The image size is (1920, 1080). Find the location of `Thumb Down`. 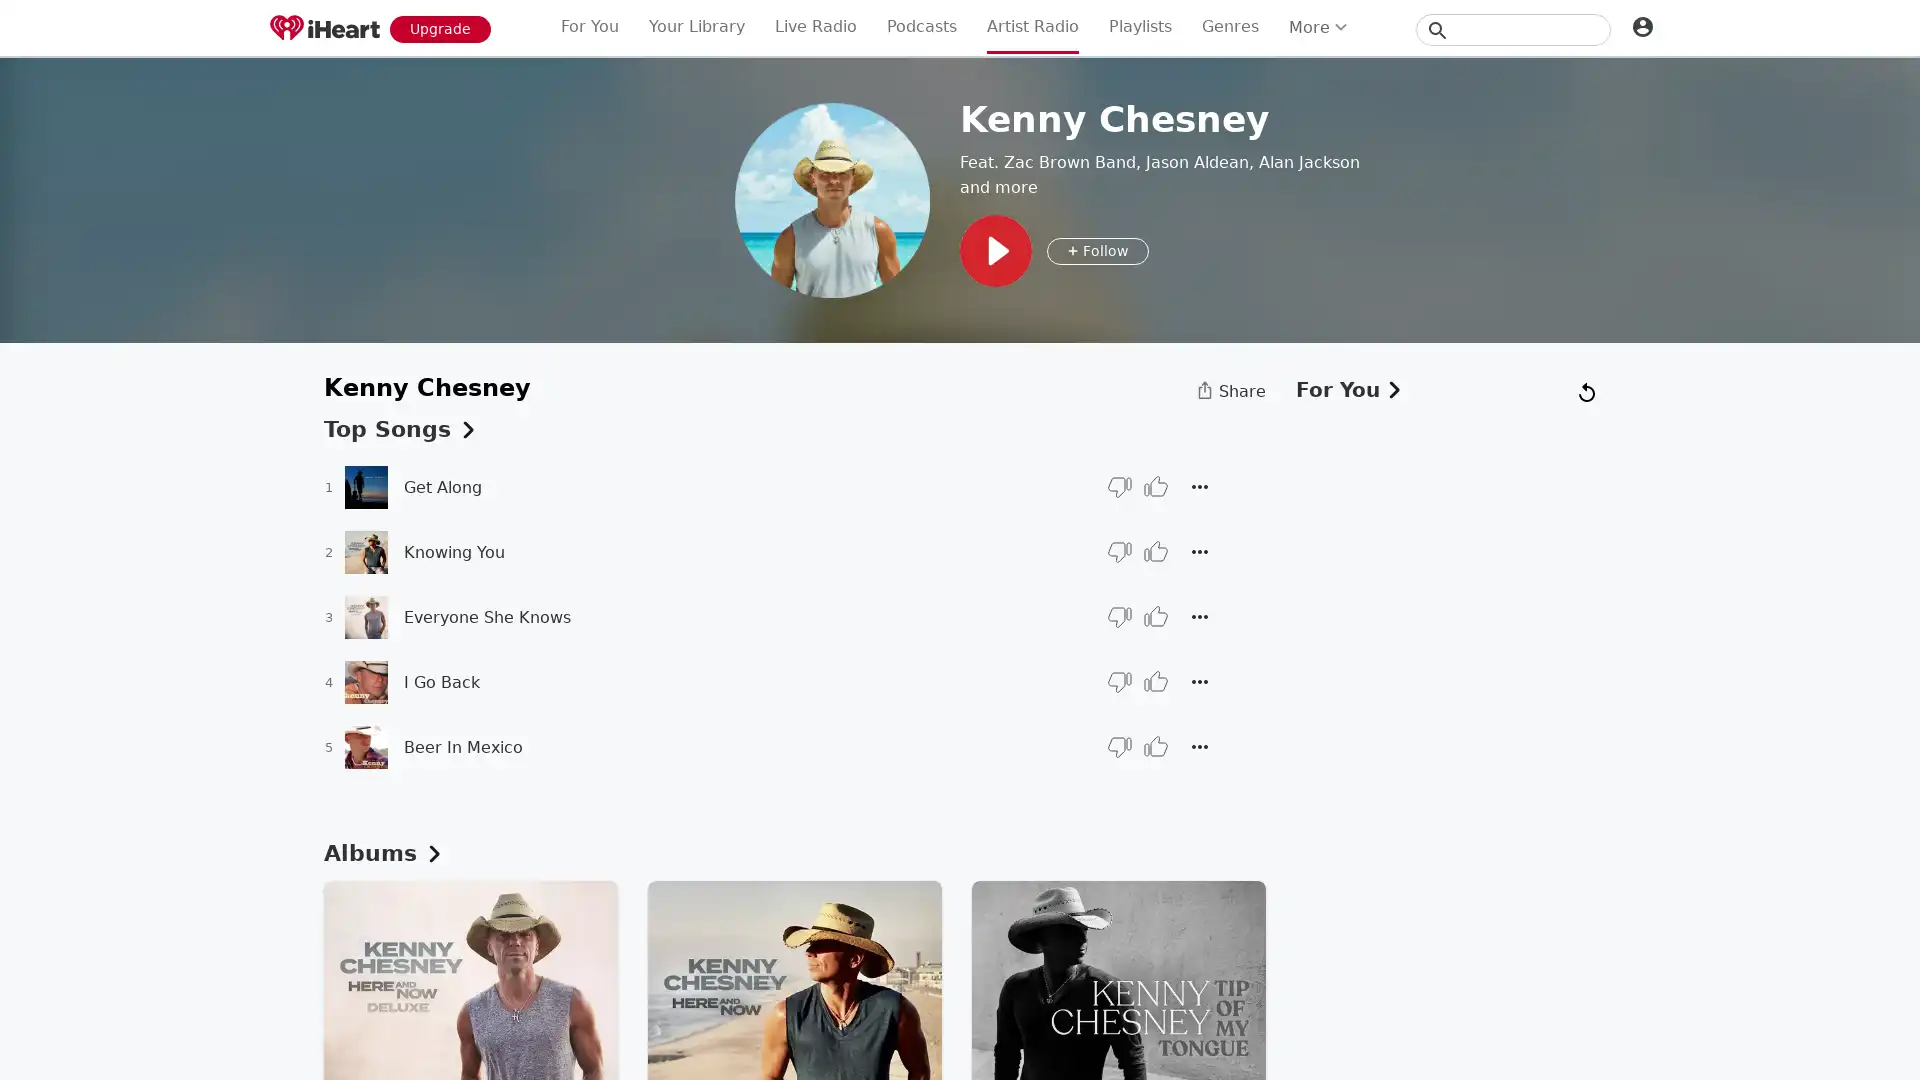

Thumb Down is located at coordinates (1118, 551).